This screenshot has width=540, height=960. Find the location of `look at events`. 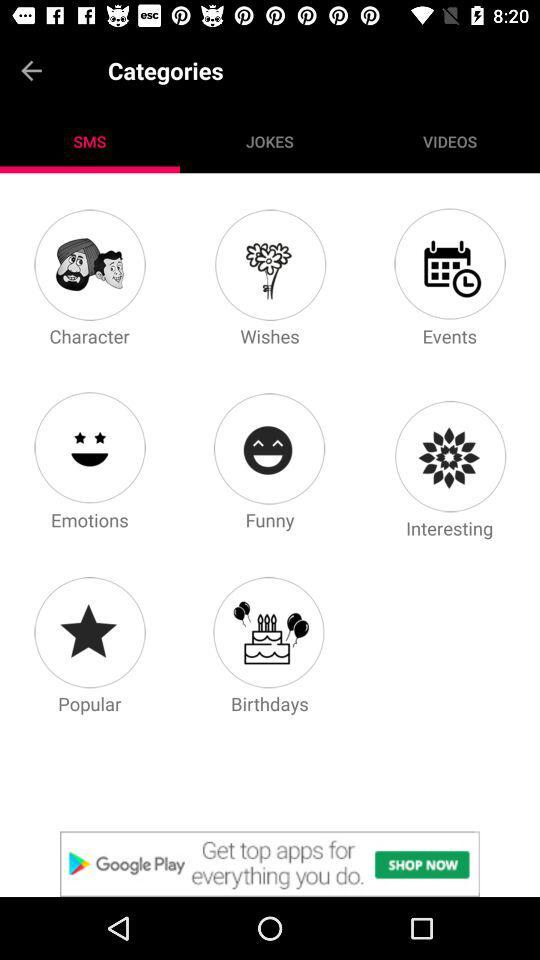

look at events is located at coordinates (449, 263).